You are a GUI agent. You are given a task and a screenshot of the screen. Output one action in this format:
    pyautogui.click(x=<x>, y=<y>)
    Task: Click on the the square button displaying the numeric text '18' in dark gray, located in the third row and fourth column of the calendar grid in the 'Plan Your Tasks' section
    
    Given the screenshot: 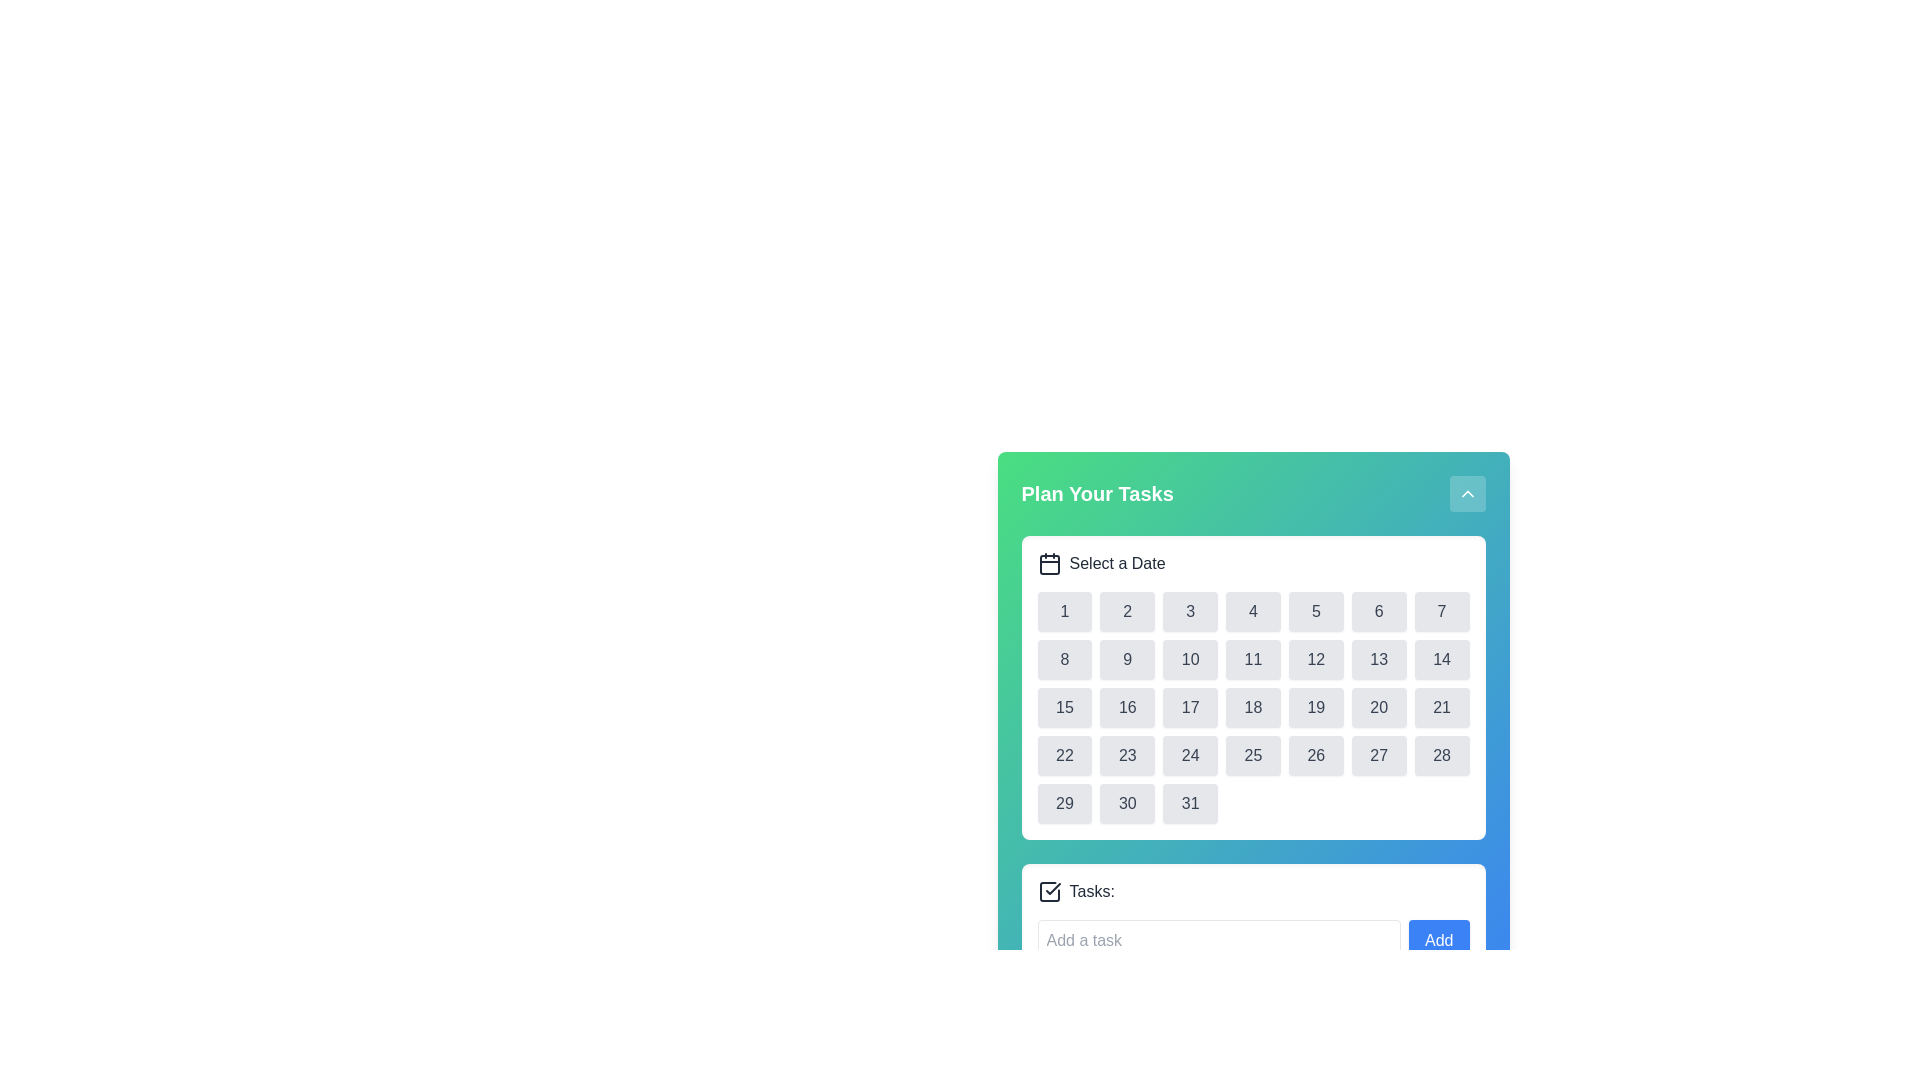 What is the action you would take?
    pyautogui.click(x=1252, y=707)
    